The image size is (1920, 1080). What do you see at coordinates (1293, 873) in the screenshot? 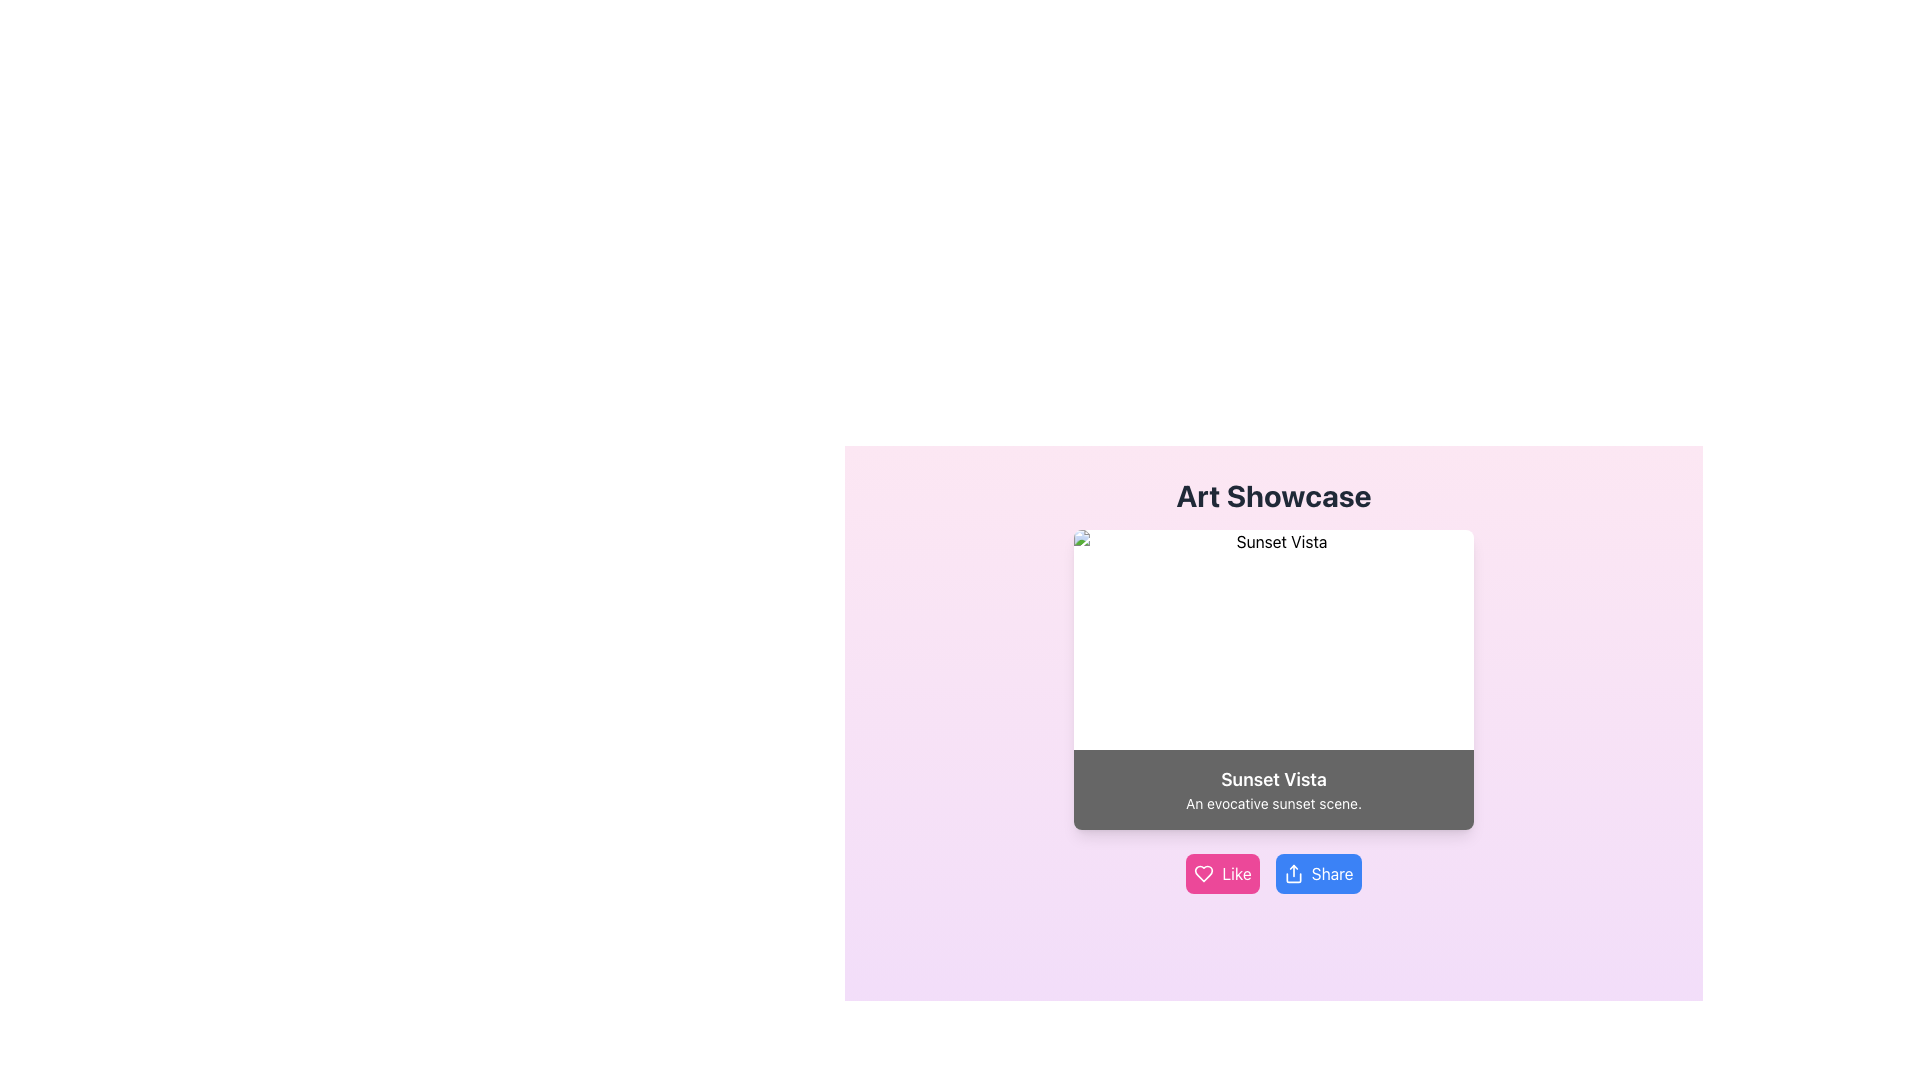
I see `the SVG icon representing the 'Share' button located in the bottom-right of the interface, next to the 'Like' button` at bounding box center [1293, 873].